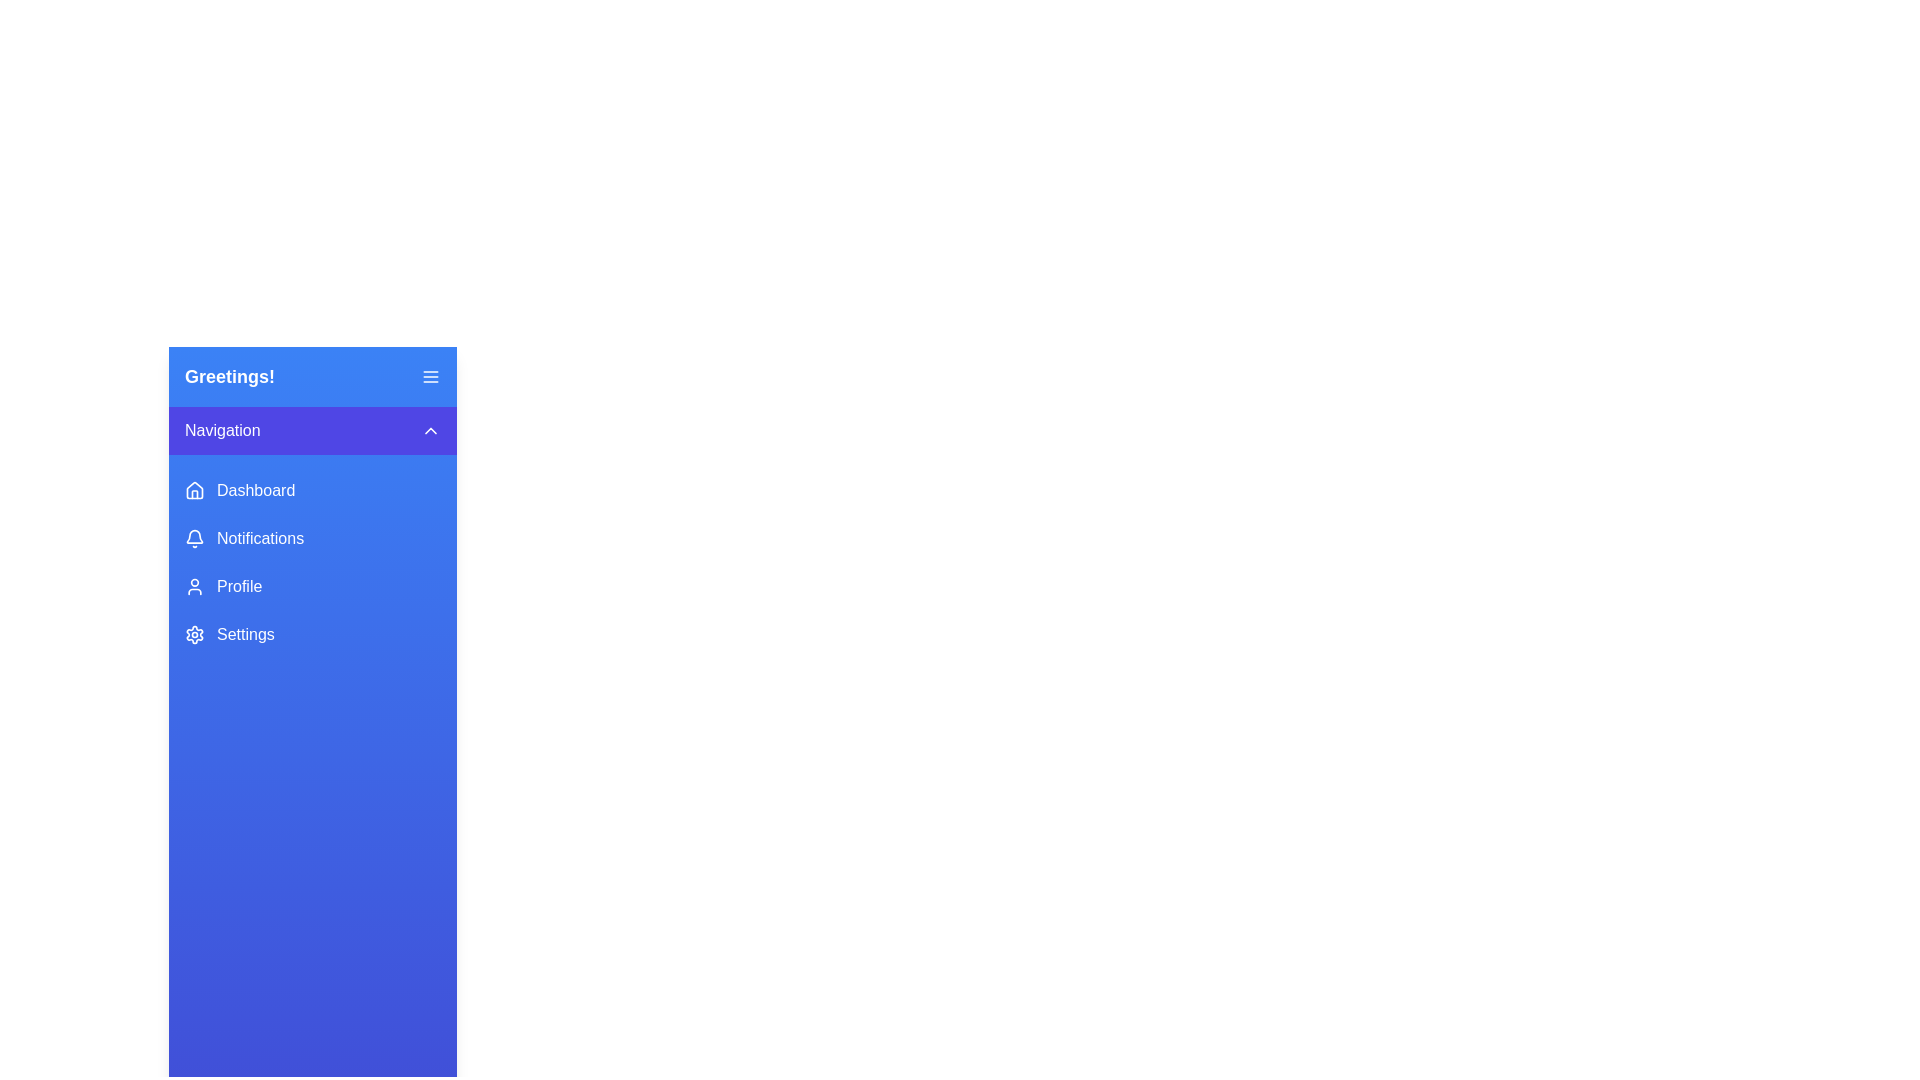  Describe the element at coordinates (311, 635) in the screenshot. I see `the navigation button that accesses the settings section, which is the fourth item in the vertical list of navigation options` at that location.